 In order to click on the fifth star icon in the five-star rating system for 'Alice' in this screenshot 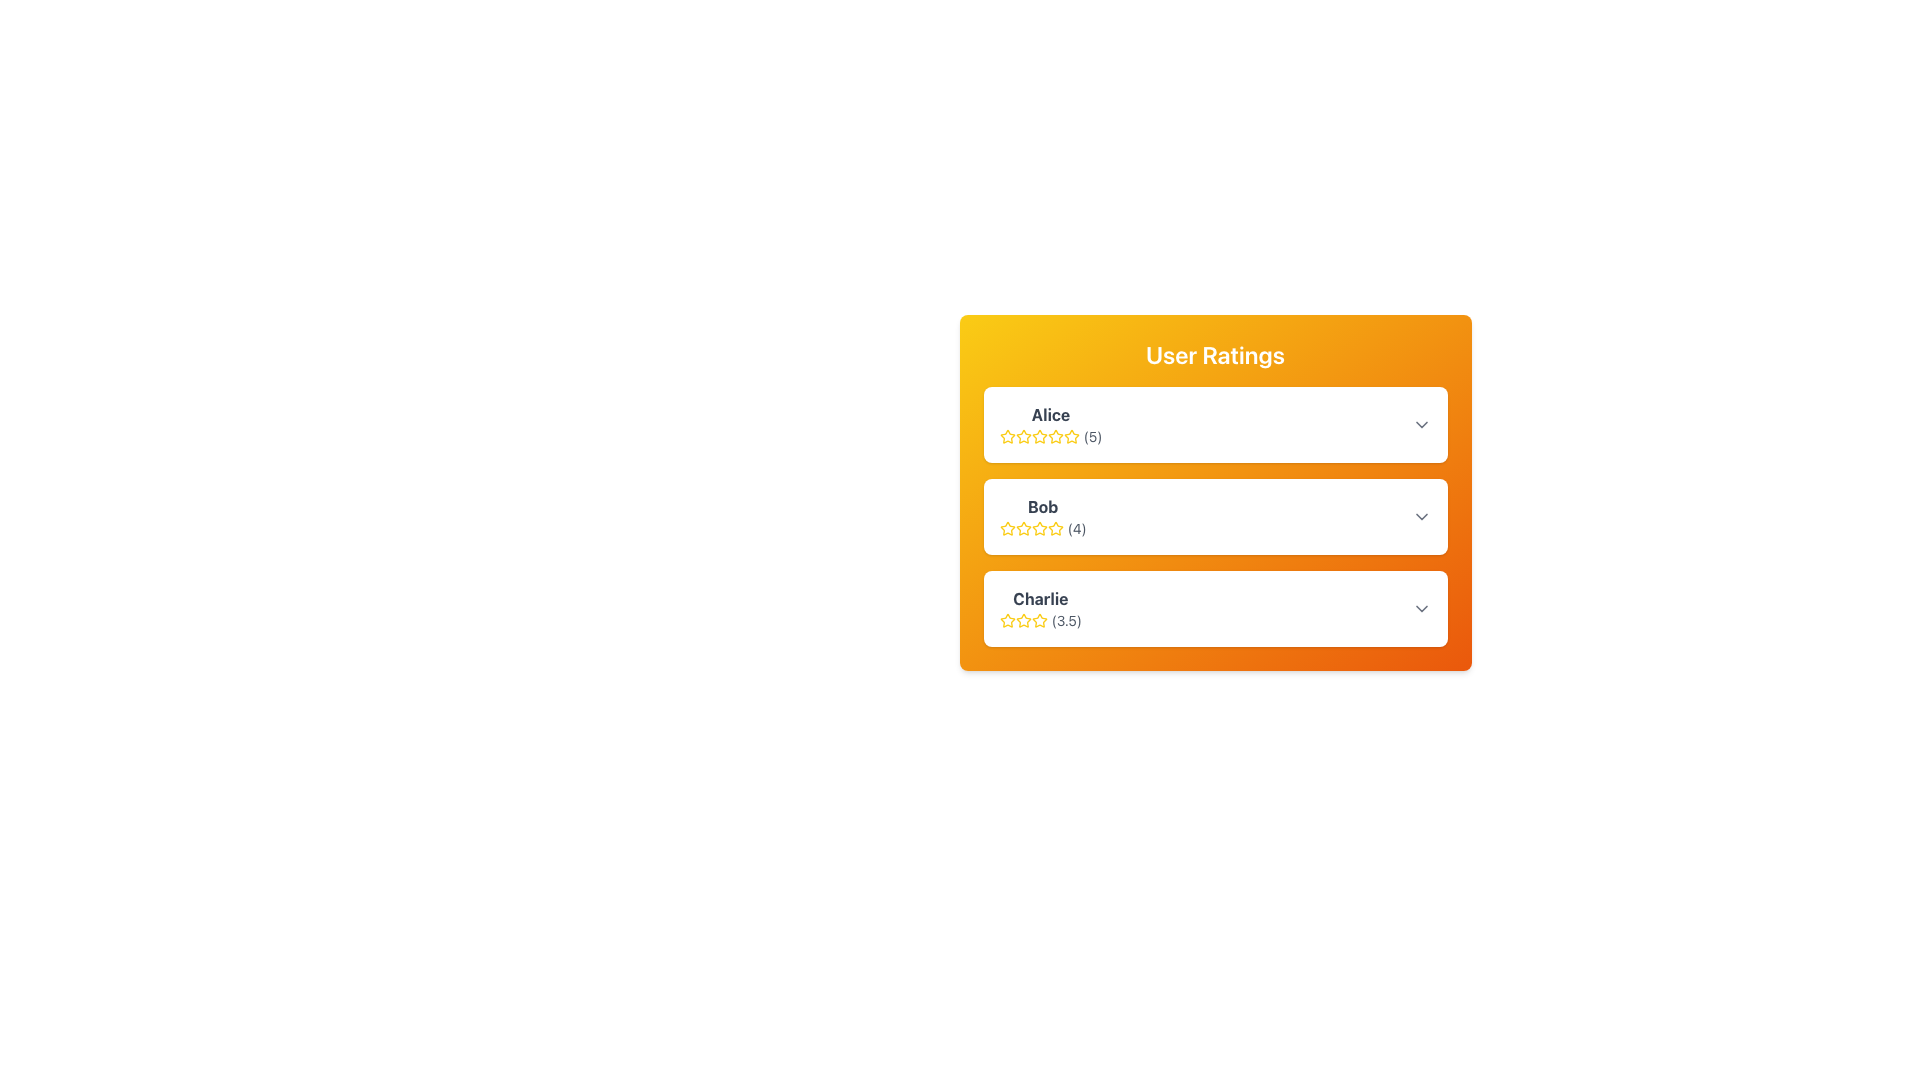, I will do `click(1054, 435)`.